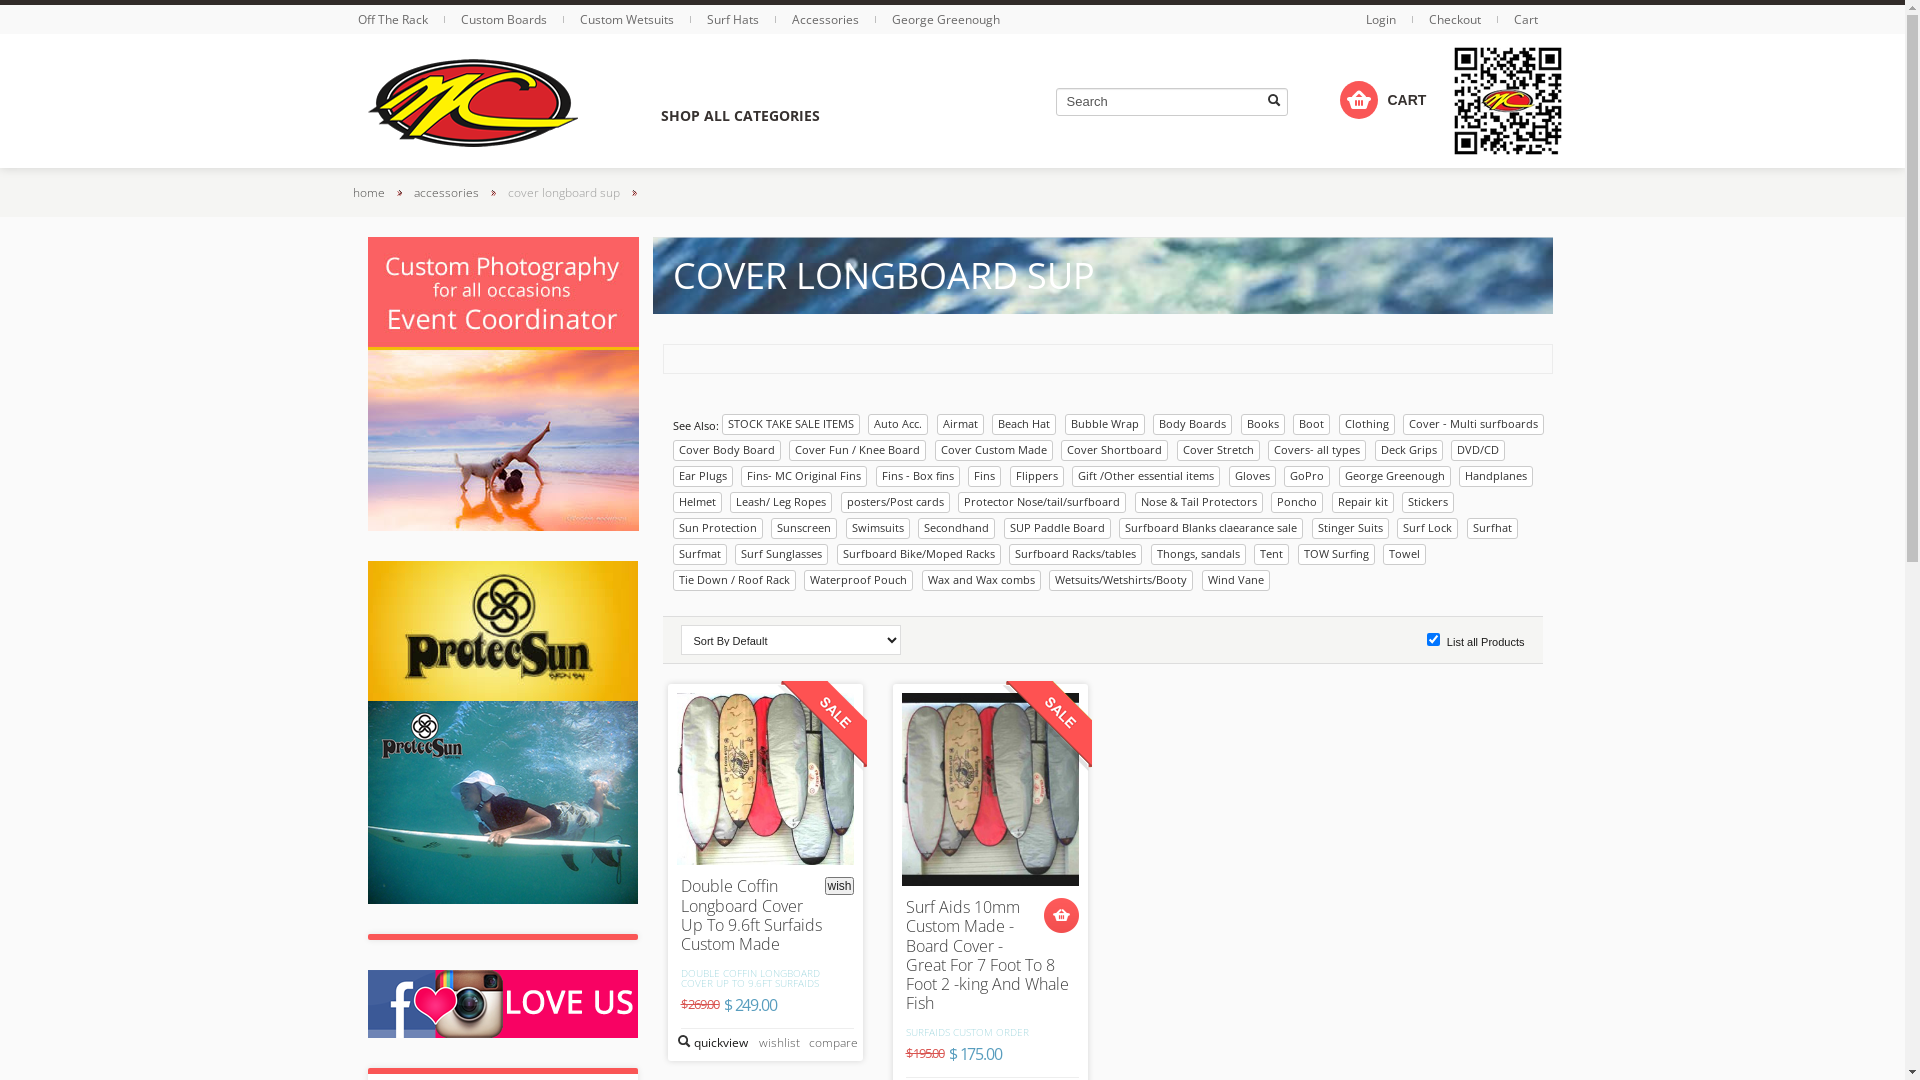  I want to click on 'Swimsuits', so click(845, 527).